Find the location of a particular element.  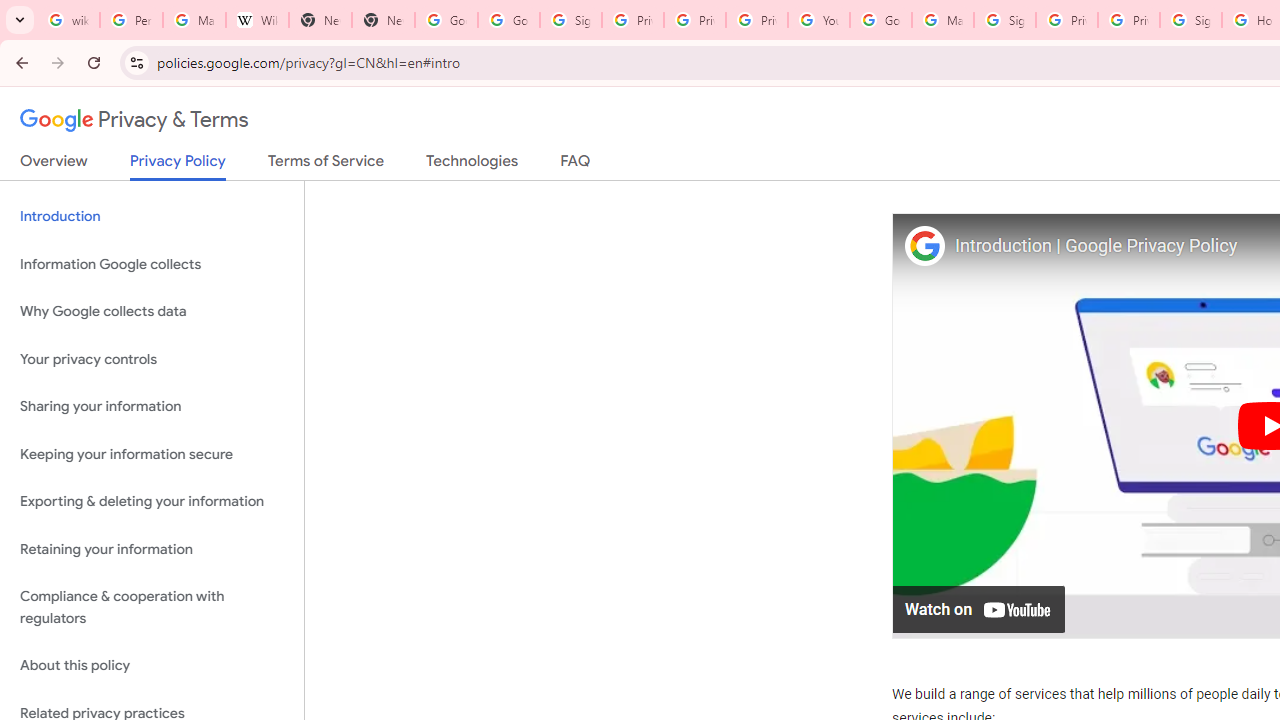

'Photo image of Google' is located at coordinates (923, 244).